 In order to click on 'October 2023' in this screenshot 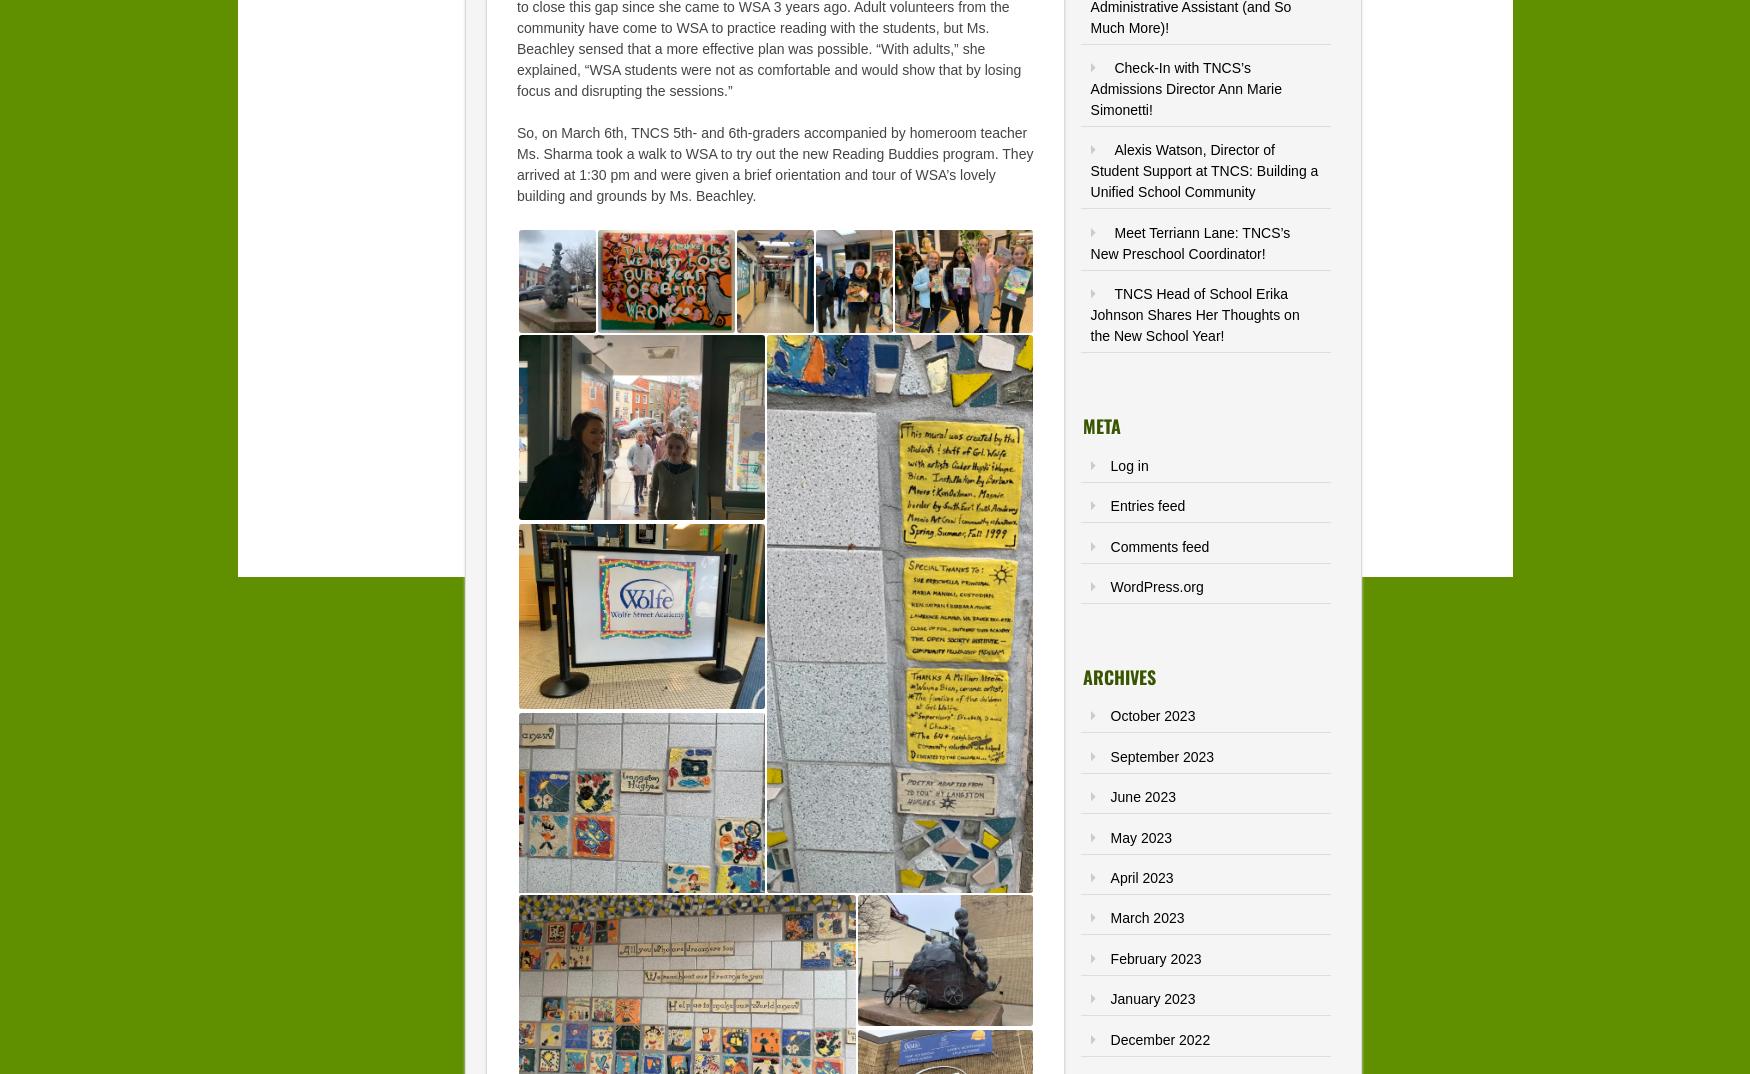, I will do `click(1110, 716)`.